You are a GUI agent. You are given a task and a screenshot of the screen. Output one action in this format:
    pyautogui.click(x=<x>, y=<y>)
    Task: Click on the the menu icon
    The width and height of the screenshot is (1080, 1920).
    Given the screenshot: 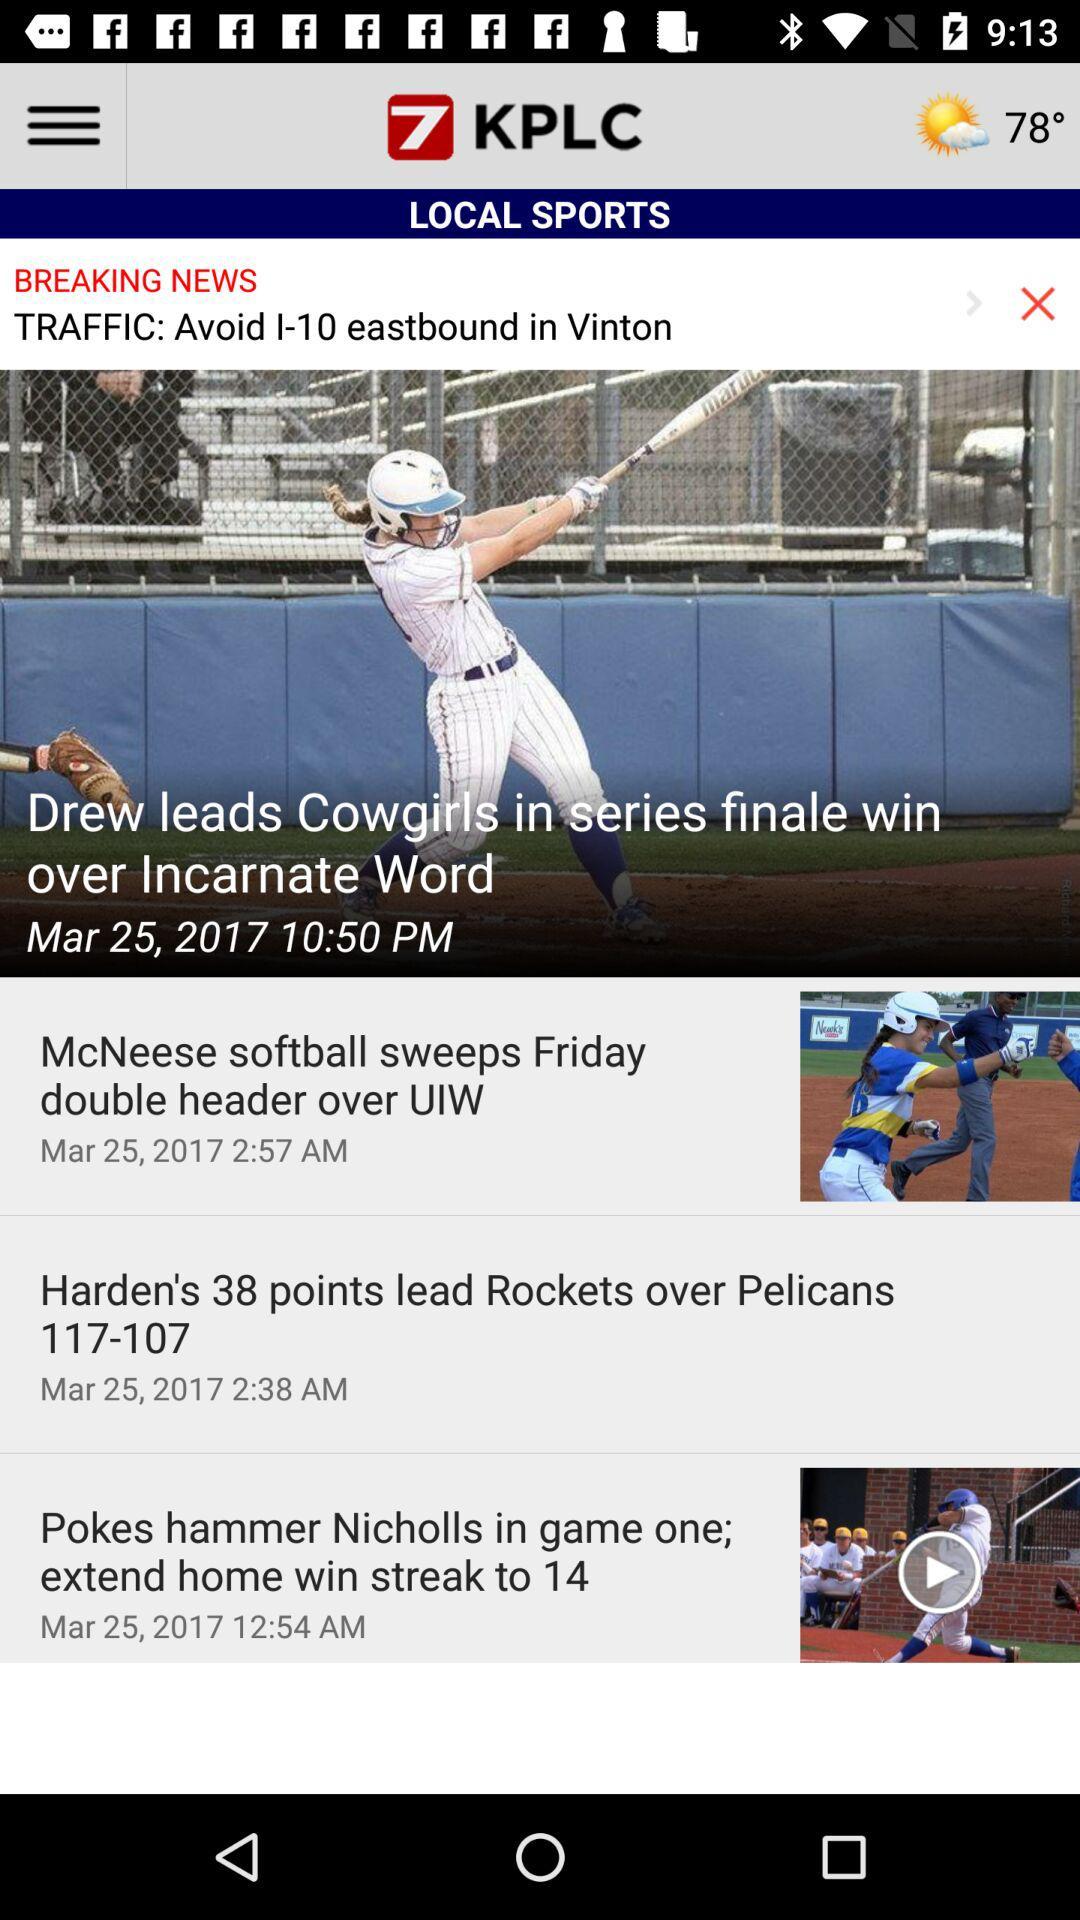 What is the action you would take?
    pyautogui.click(x=61, y=124)
    